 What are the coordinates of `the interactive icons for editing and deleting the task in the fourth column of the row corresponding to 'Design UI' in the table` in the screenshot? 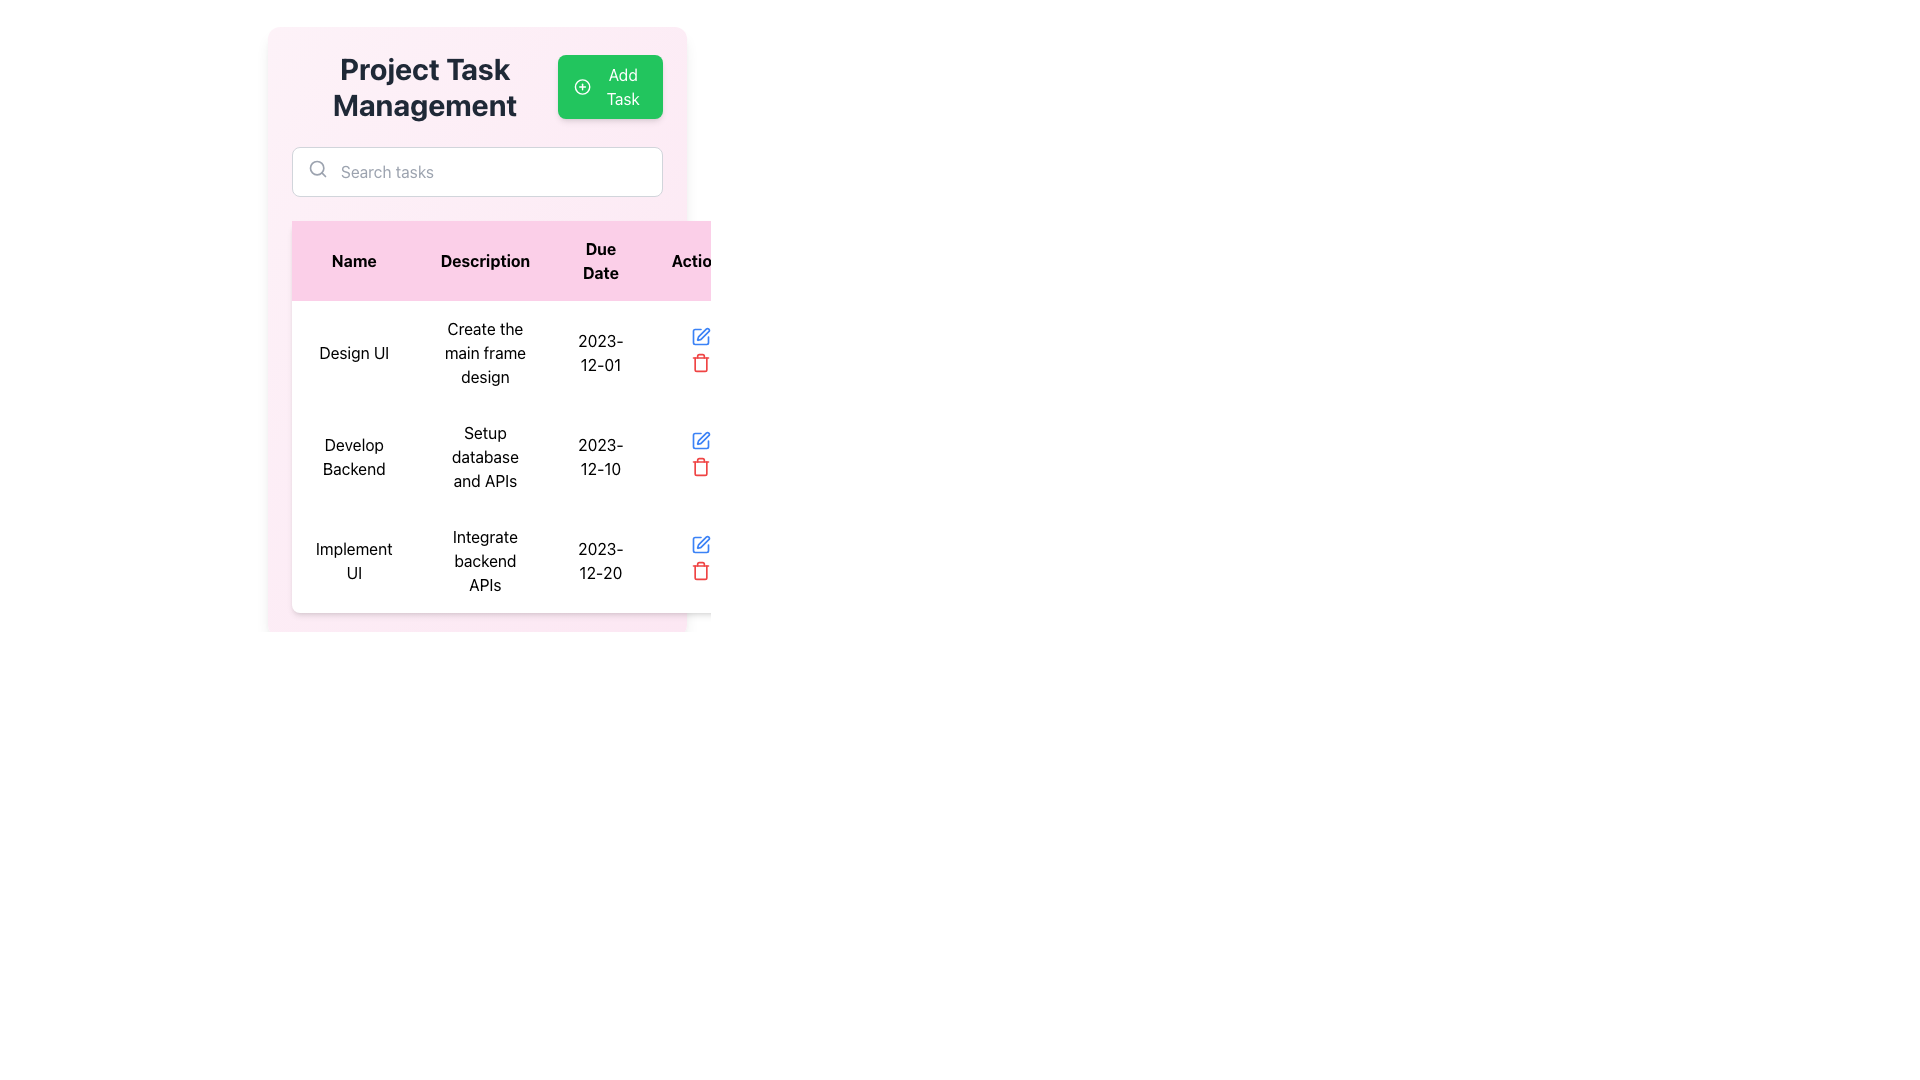 It's located at (700, 352).